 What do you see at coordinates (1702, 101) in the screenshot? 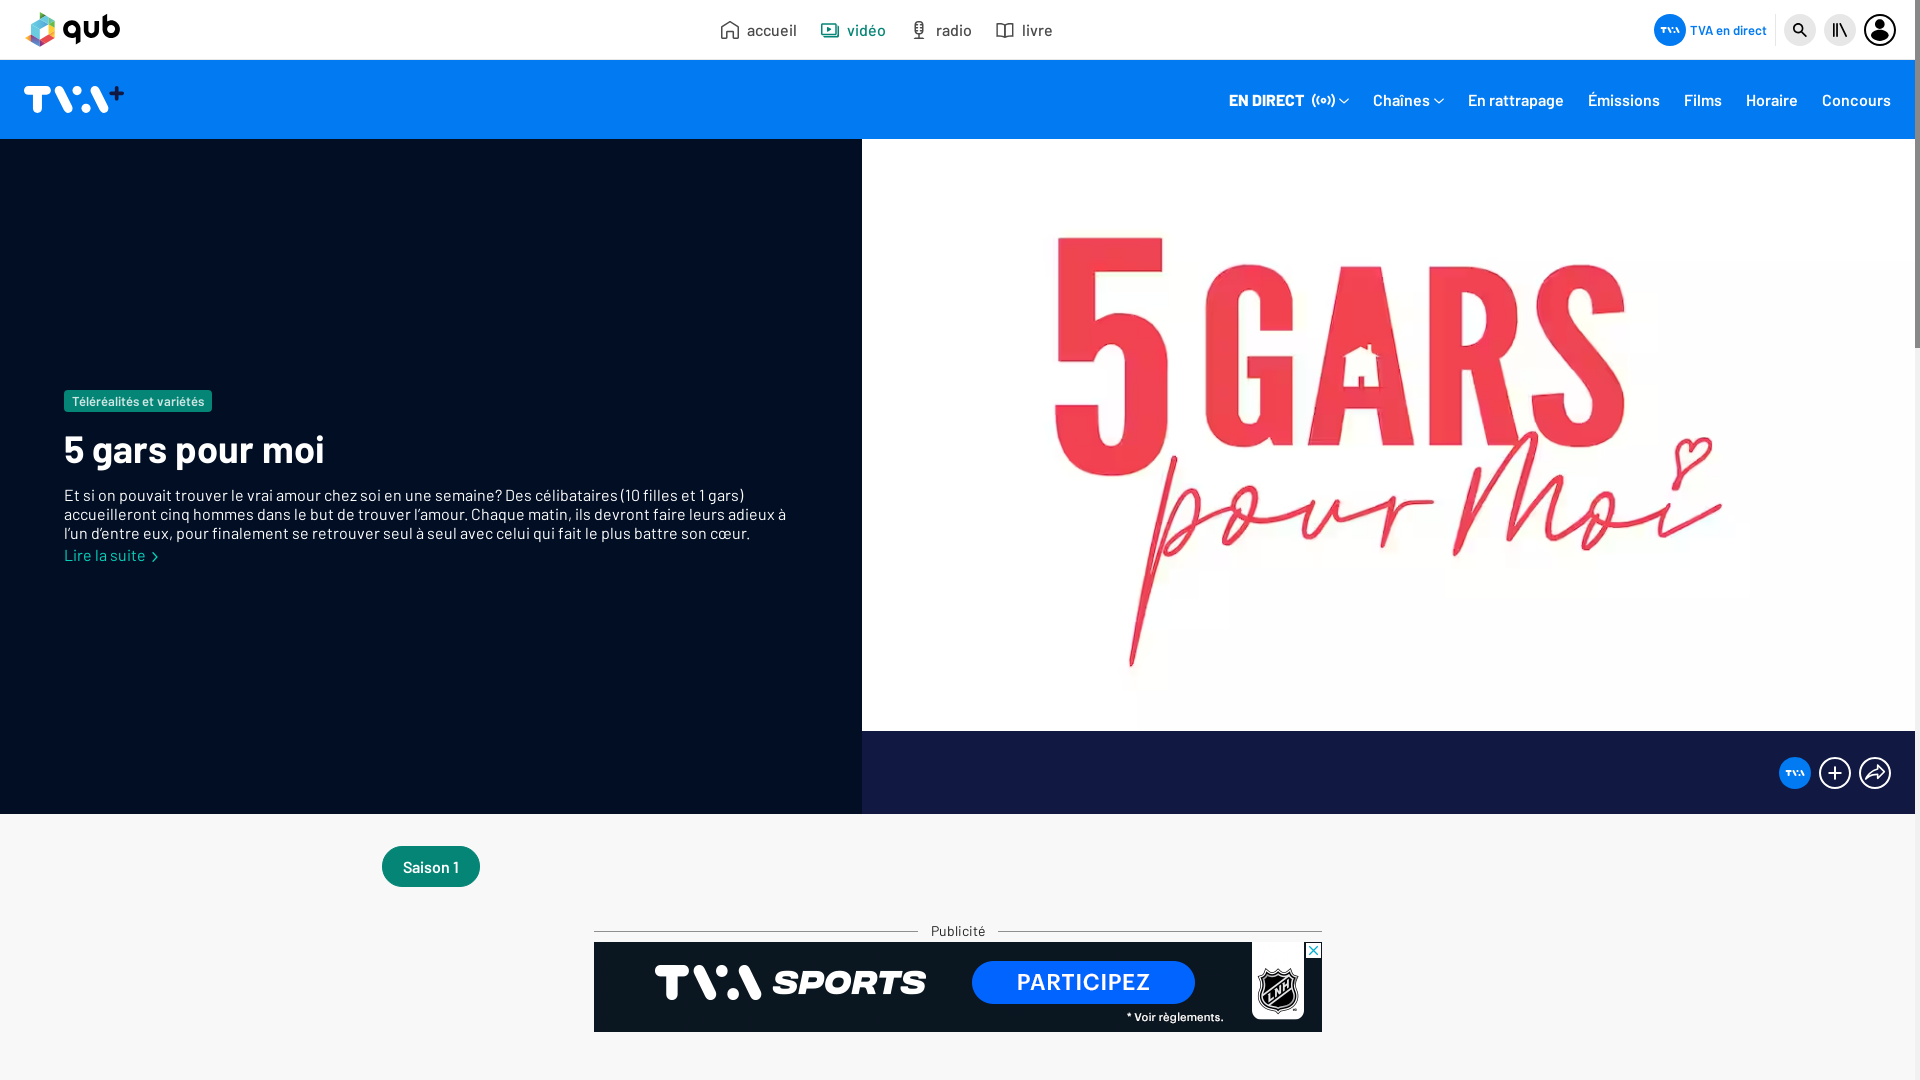
I see `'Films'` at bounding box center [1702, 101].